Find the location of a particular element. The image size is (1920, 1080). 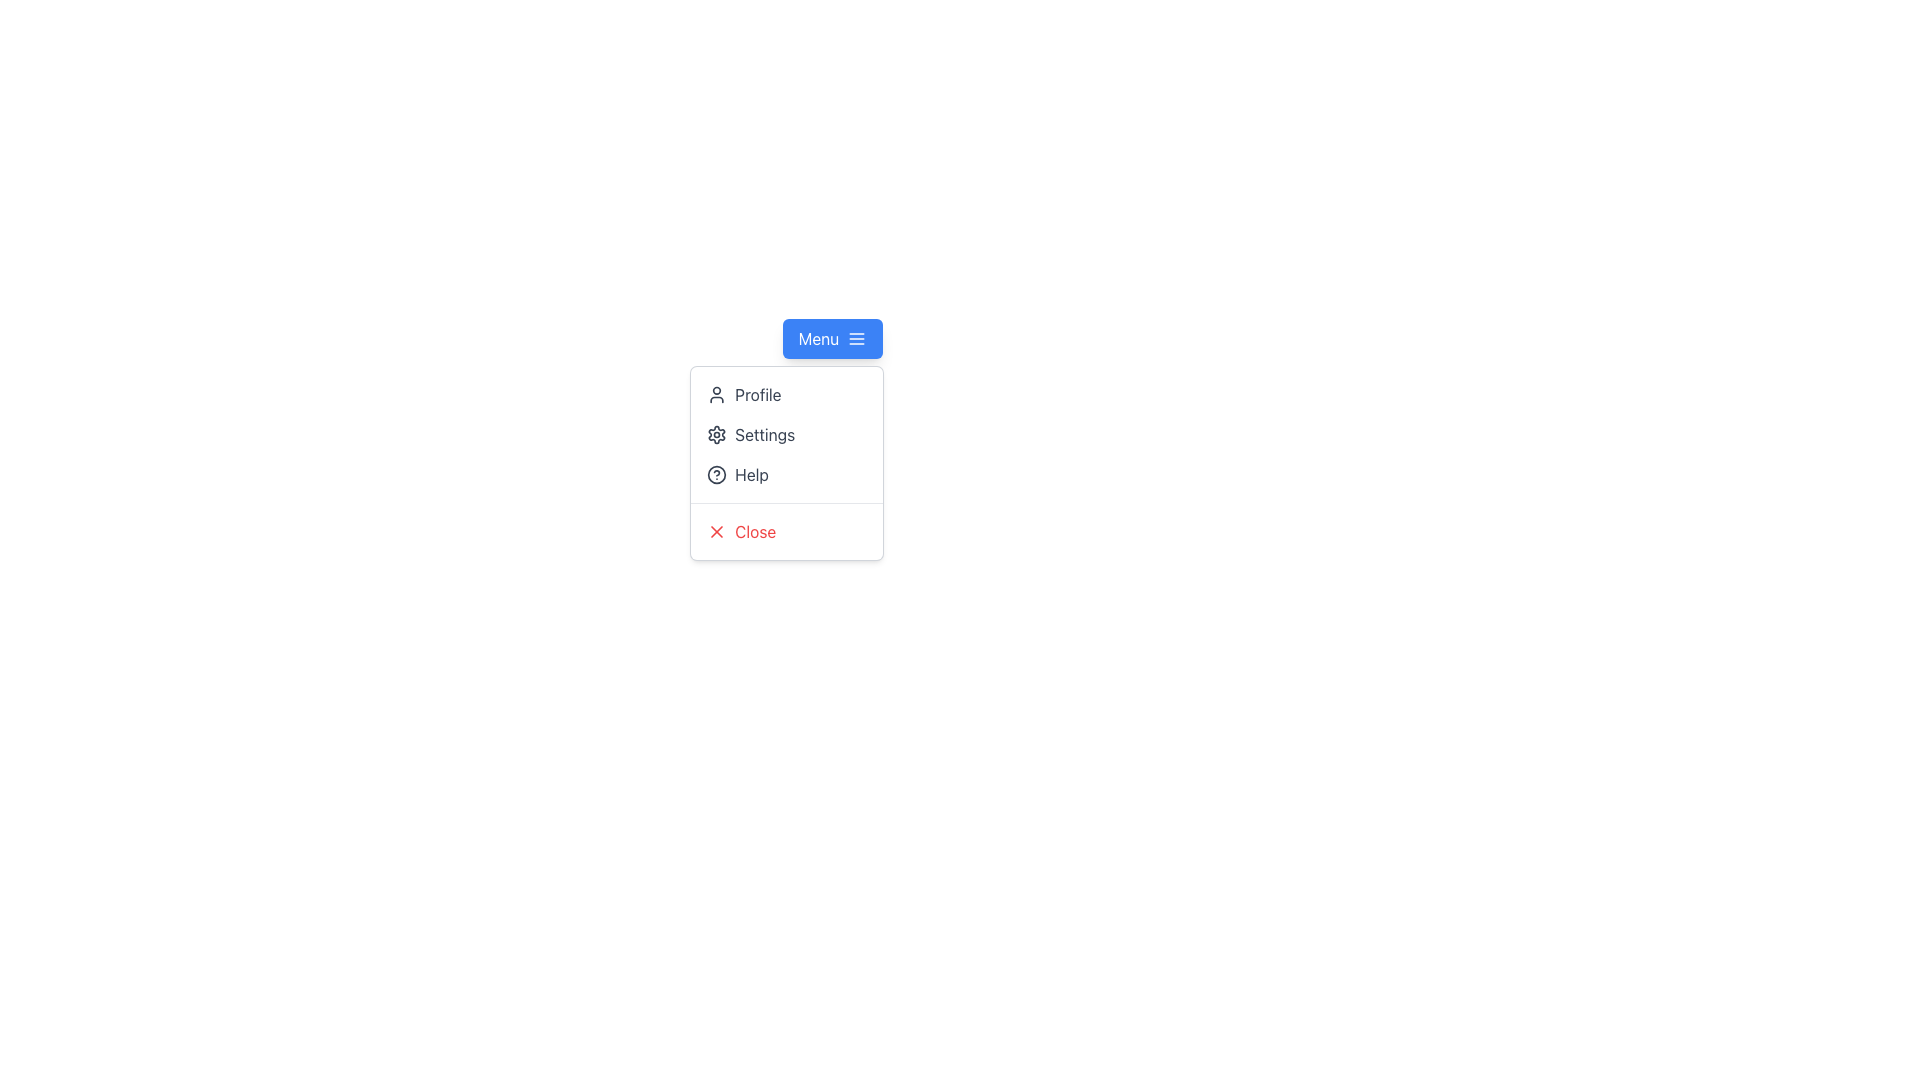

the small, red, cross-shaped icon in the dropdown menu labeled 'Close', which is the last item in the vertical list of options is located at coordinates (717, 531).